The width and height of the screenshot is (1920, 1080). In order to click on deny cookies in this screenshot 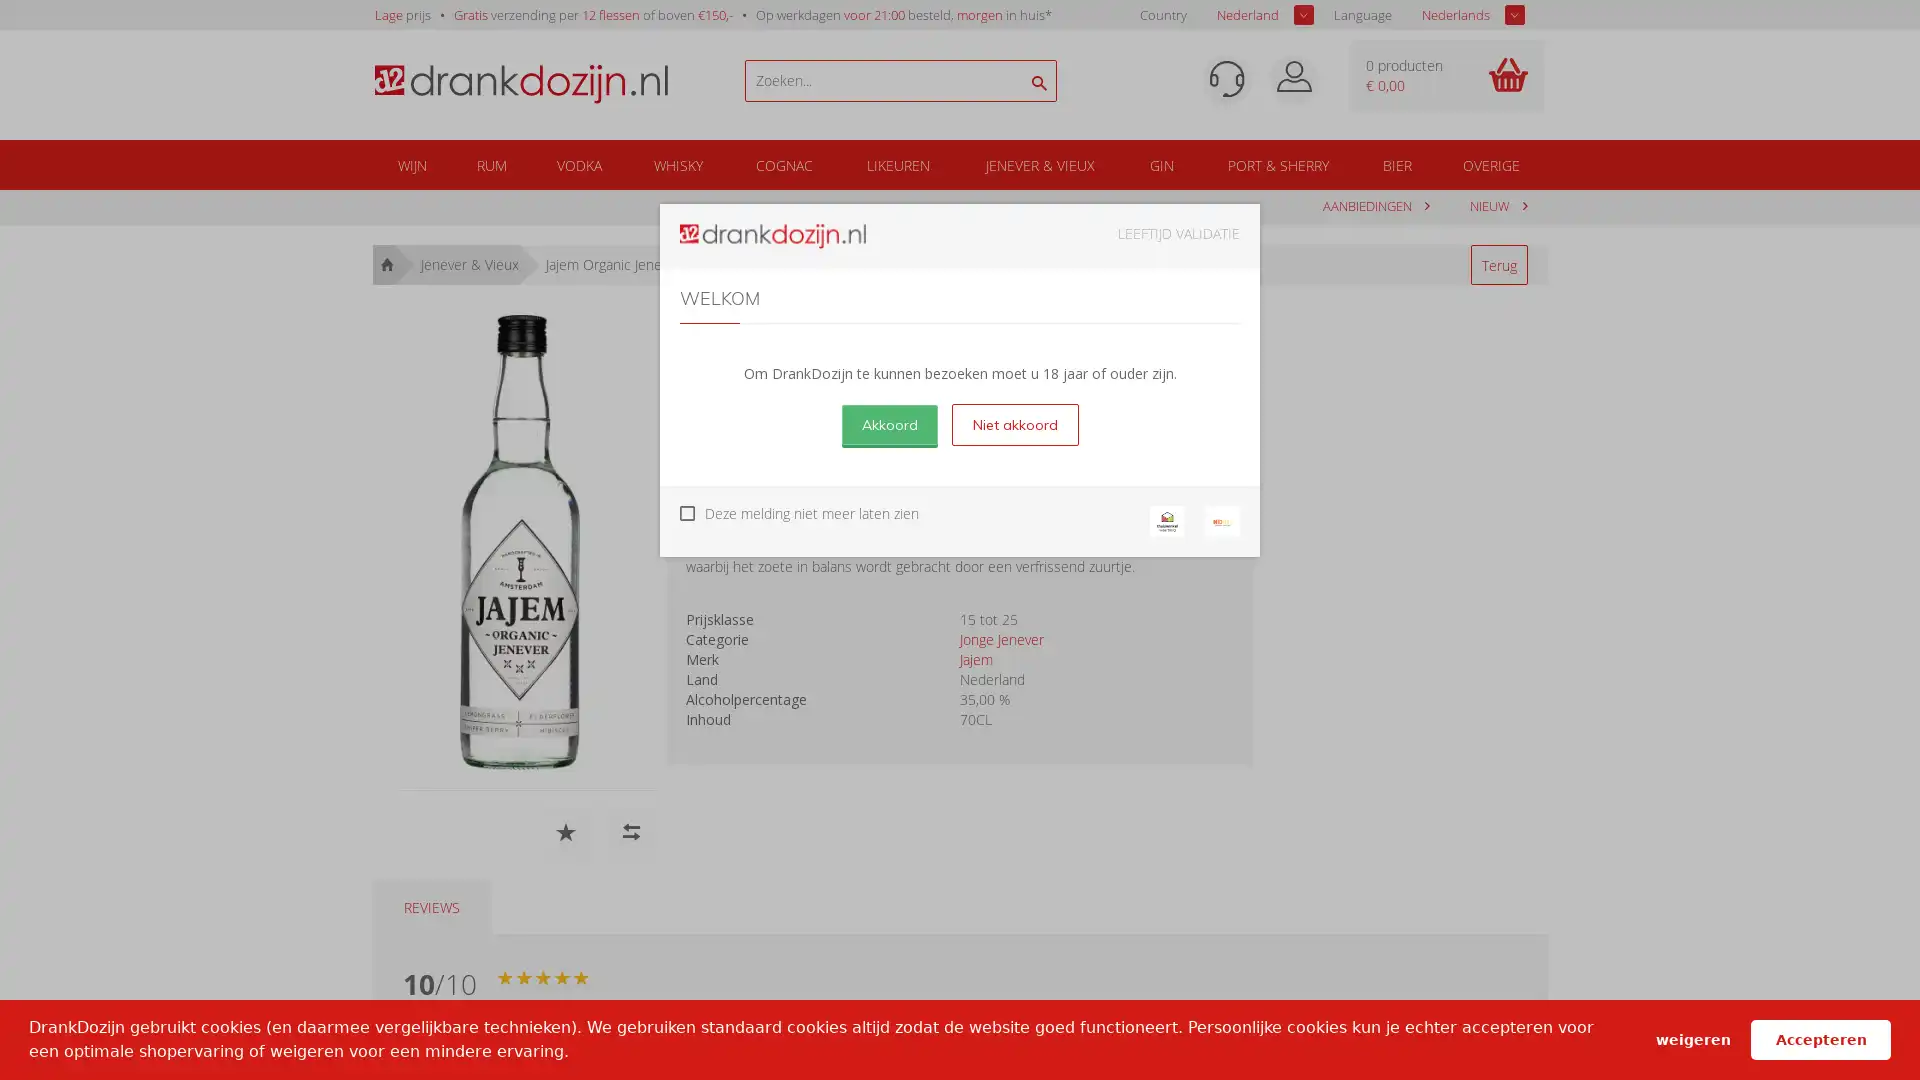, I will do `click(1691, 1038)`.